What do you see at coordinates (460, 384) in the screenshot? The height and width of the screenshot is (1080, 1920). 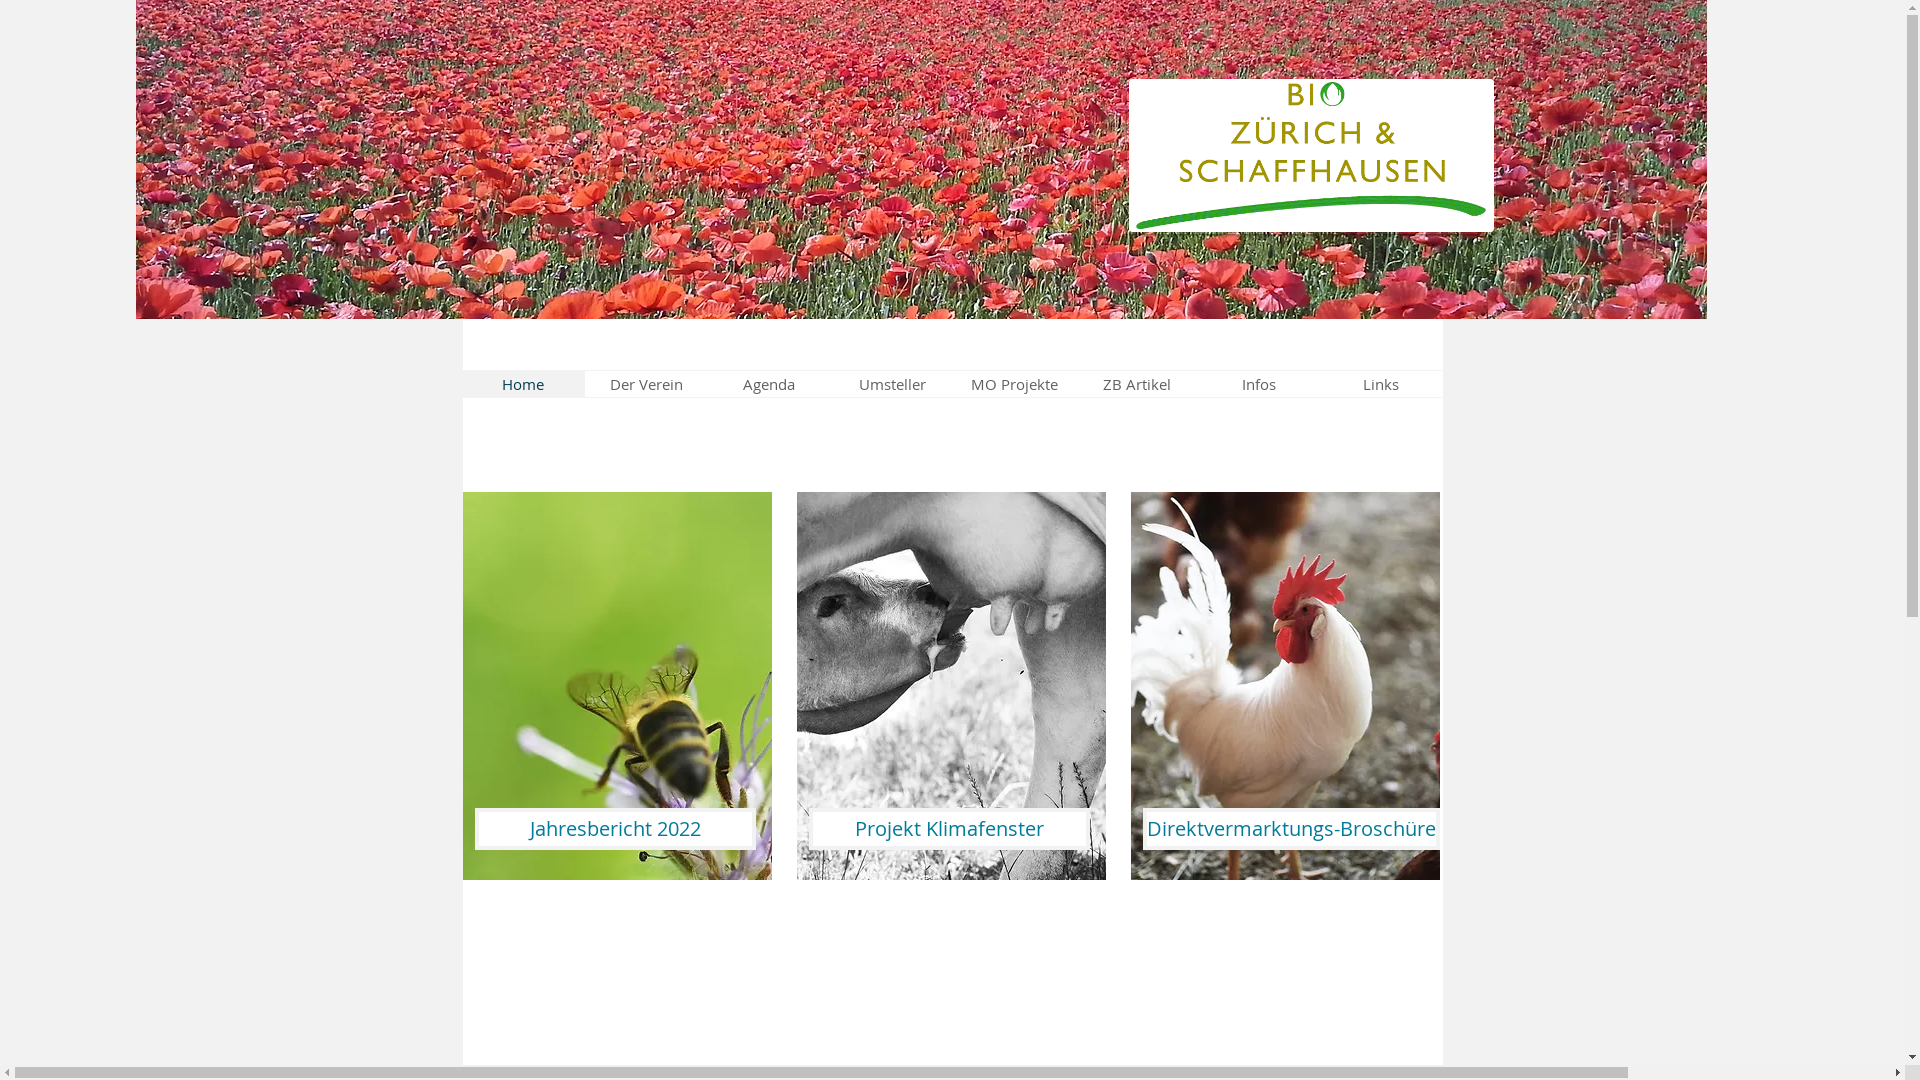 I see `'Home'` at bounding box center [460, 384].